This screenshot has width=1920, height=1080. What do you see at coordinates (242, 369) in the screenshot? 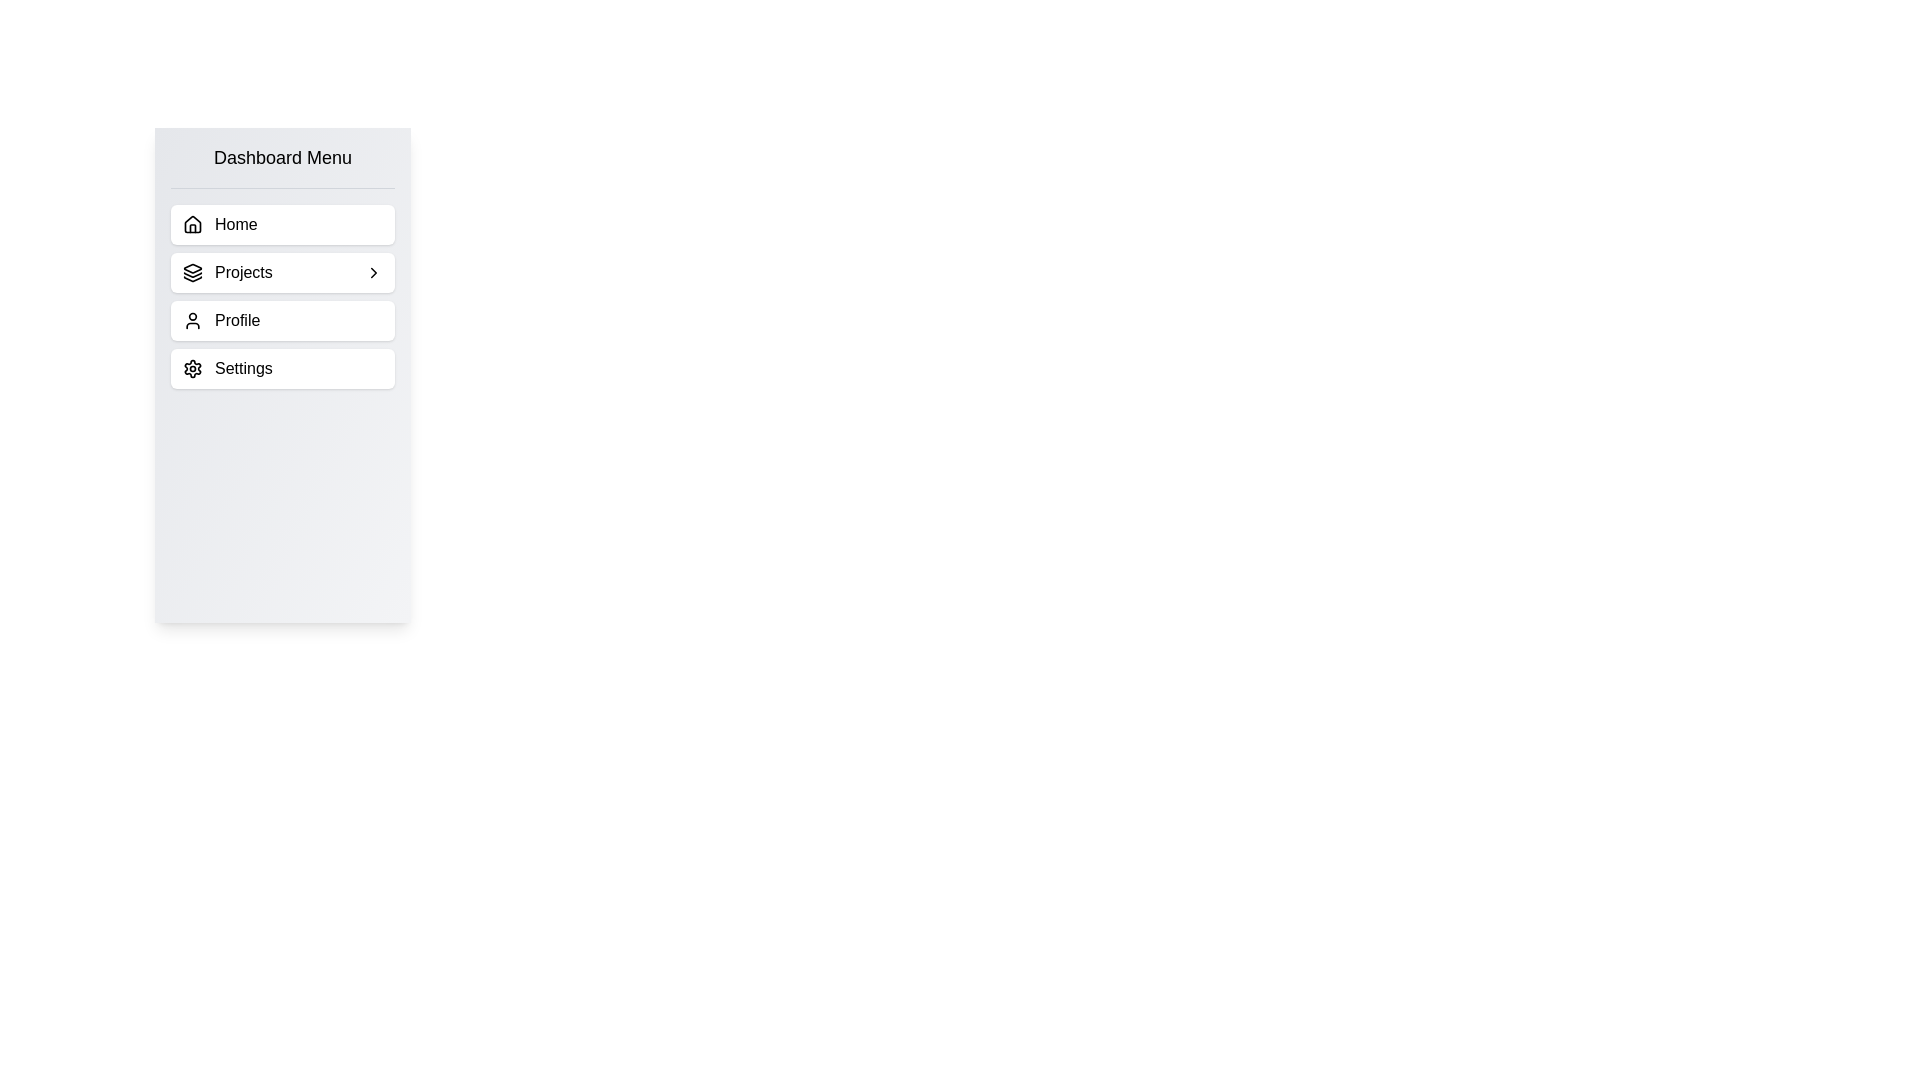
I see `the Label that indicates selecting this item will open the settings section of the application, positioned as the last item in the list of menu options in the left-hand side panel` at bounding box center [242, 369].